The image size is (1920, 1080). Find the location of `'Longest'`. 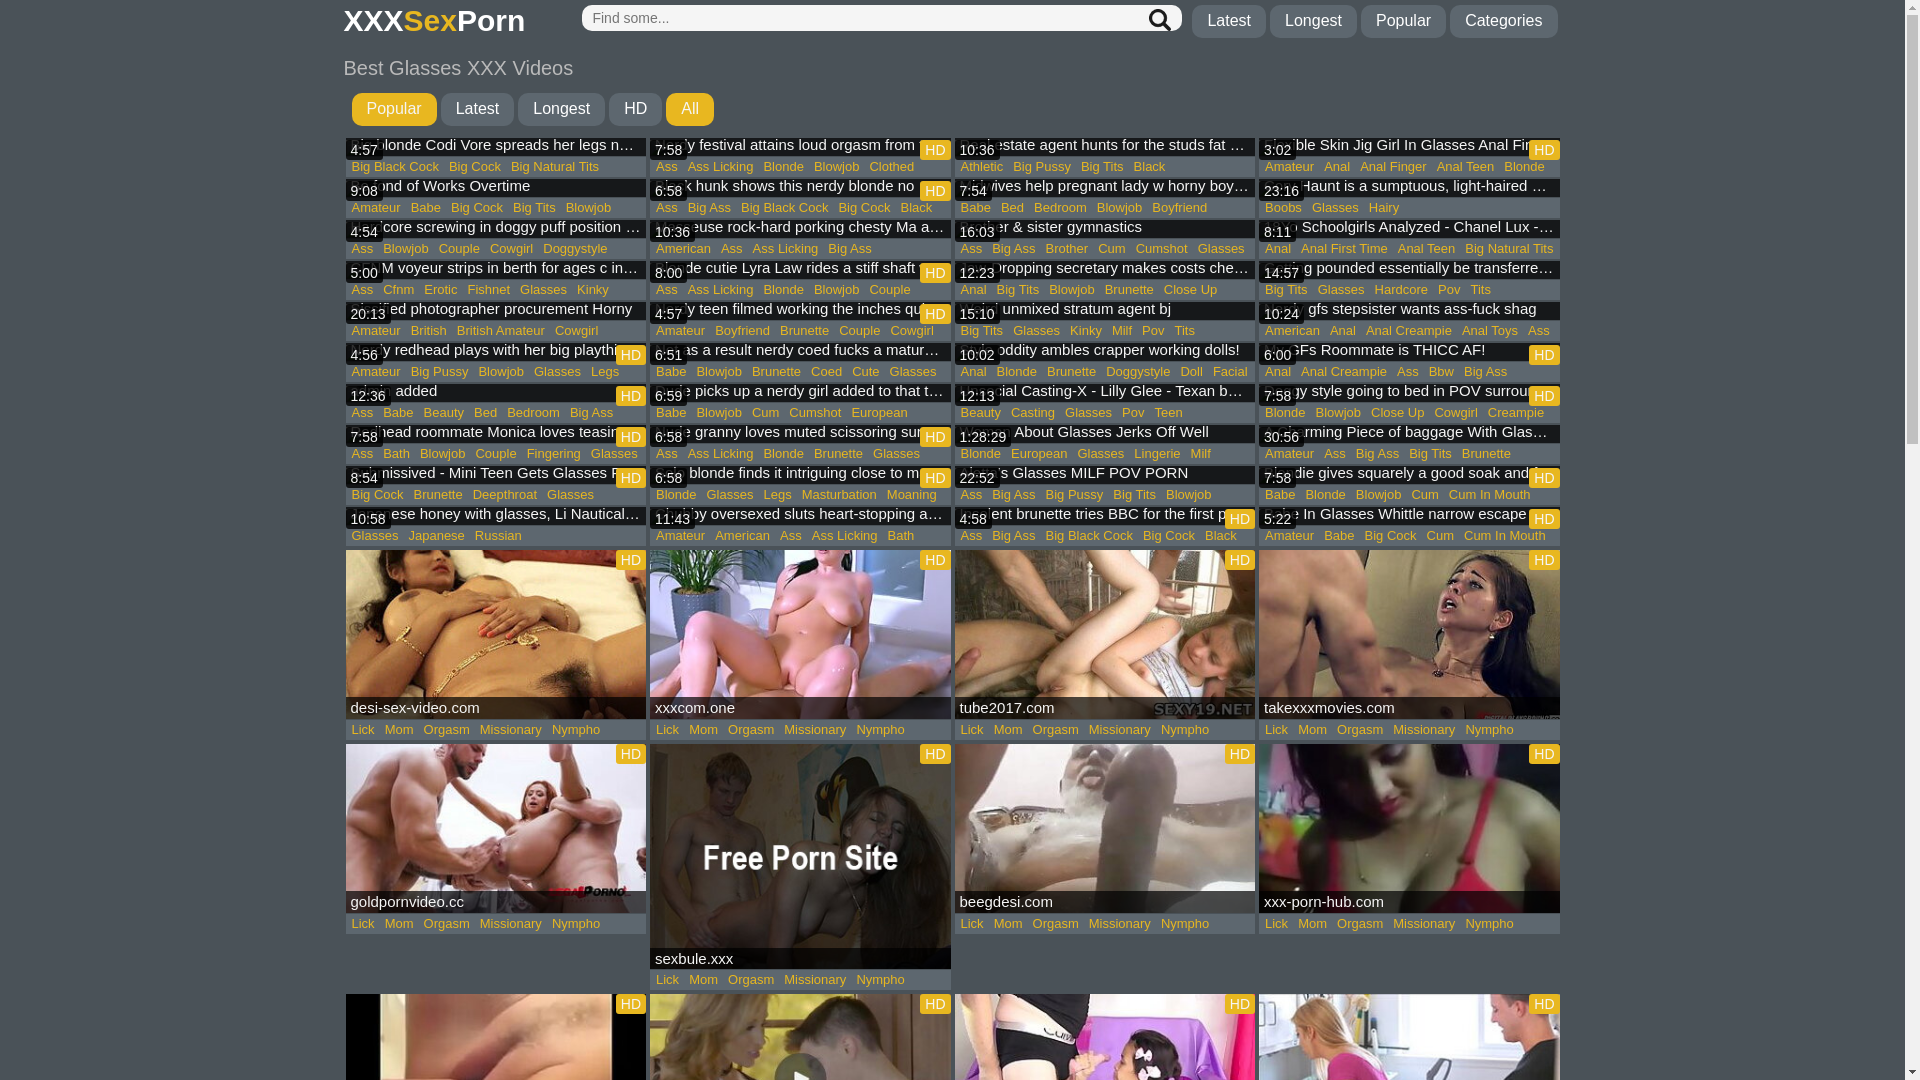

'Longest' is located at coordinates (560, 109).